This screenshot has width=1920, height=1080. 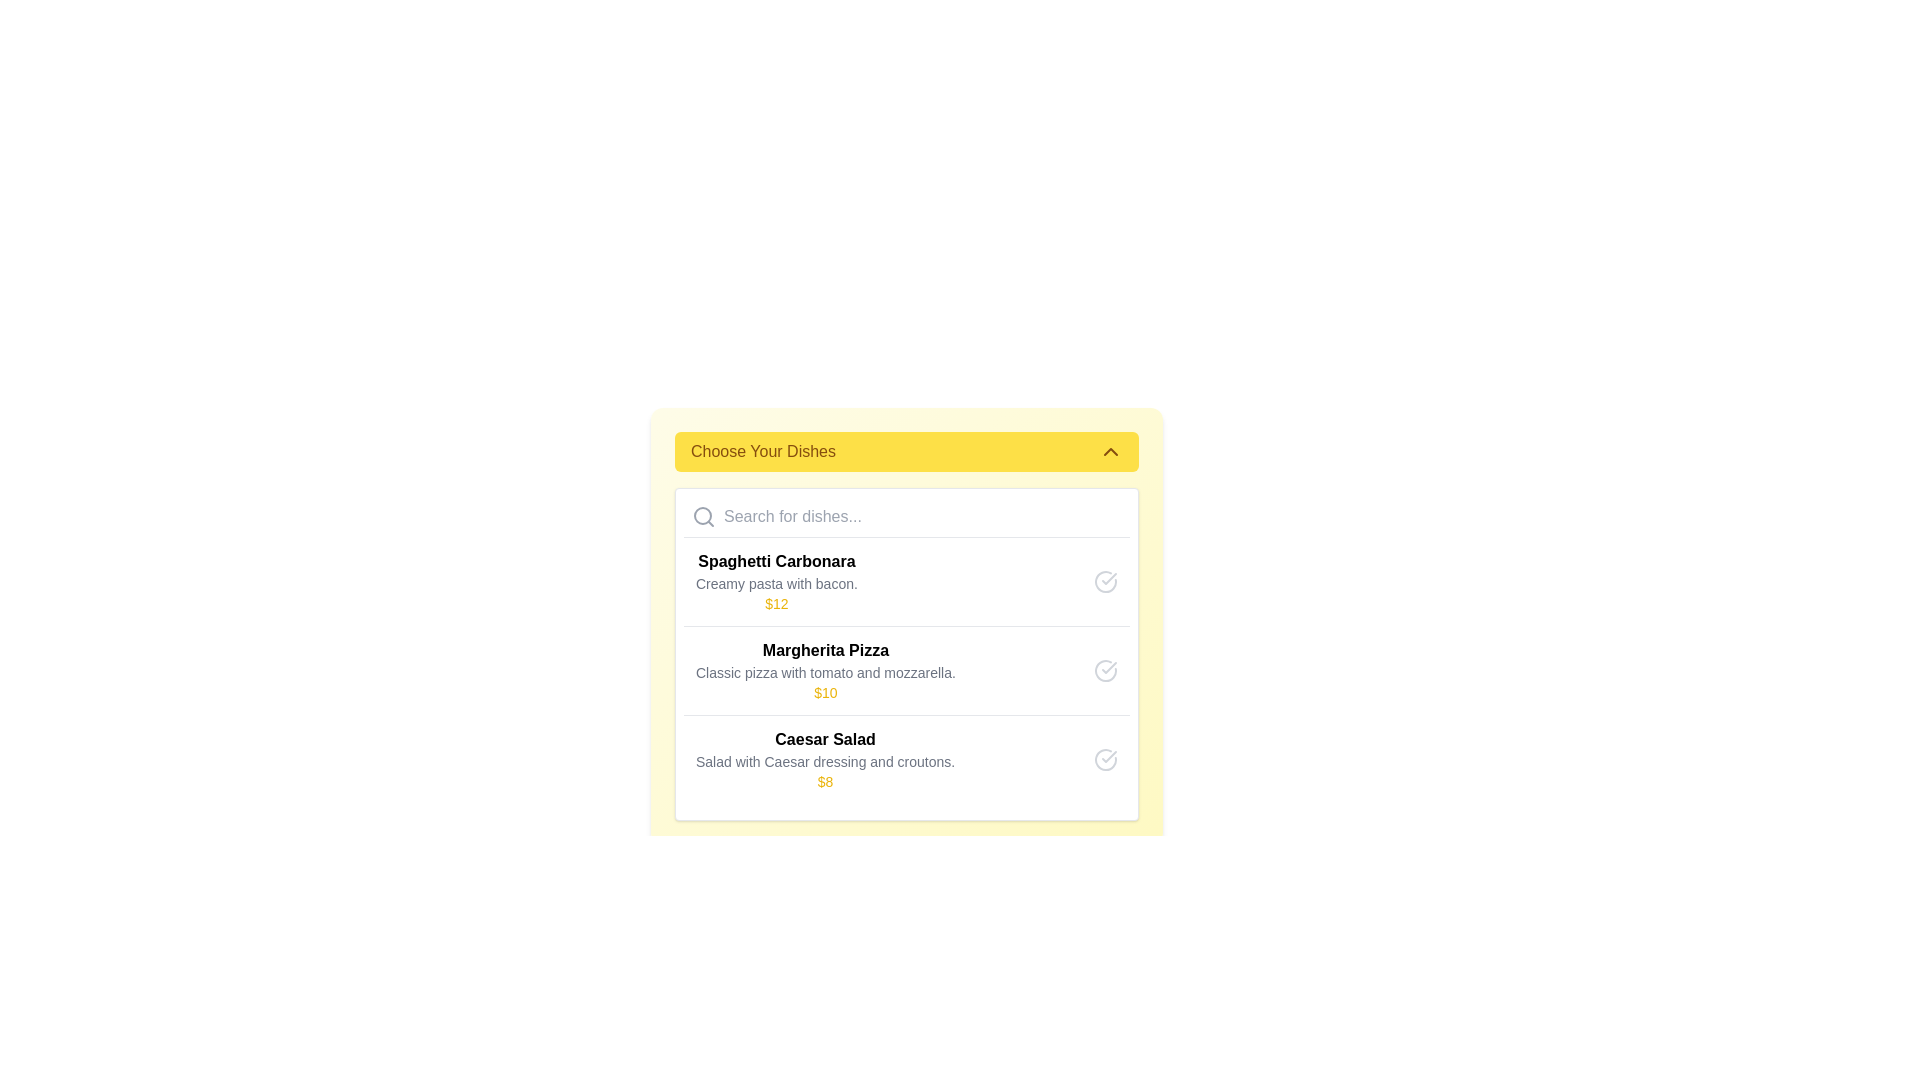 What do you see at coordinates (906, 582) in the screenshot?
I see `the first selectable dish entry in the menu under the 'Choose Your Dishes' section` at bounding box center [906, 582].